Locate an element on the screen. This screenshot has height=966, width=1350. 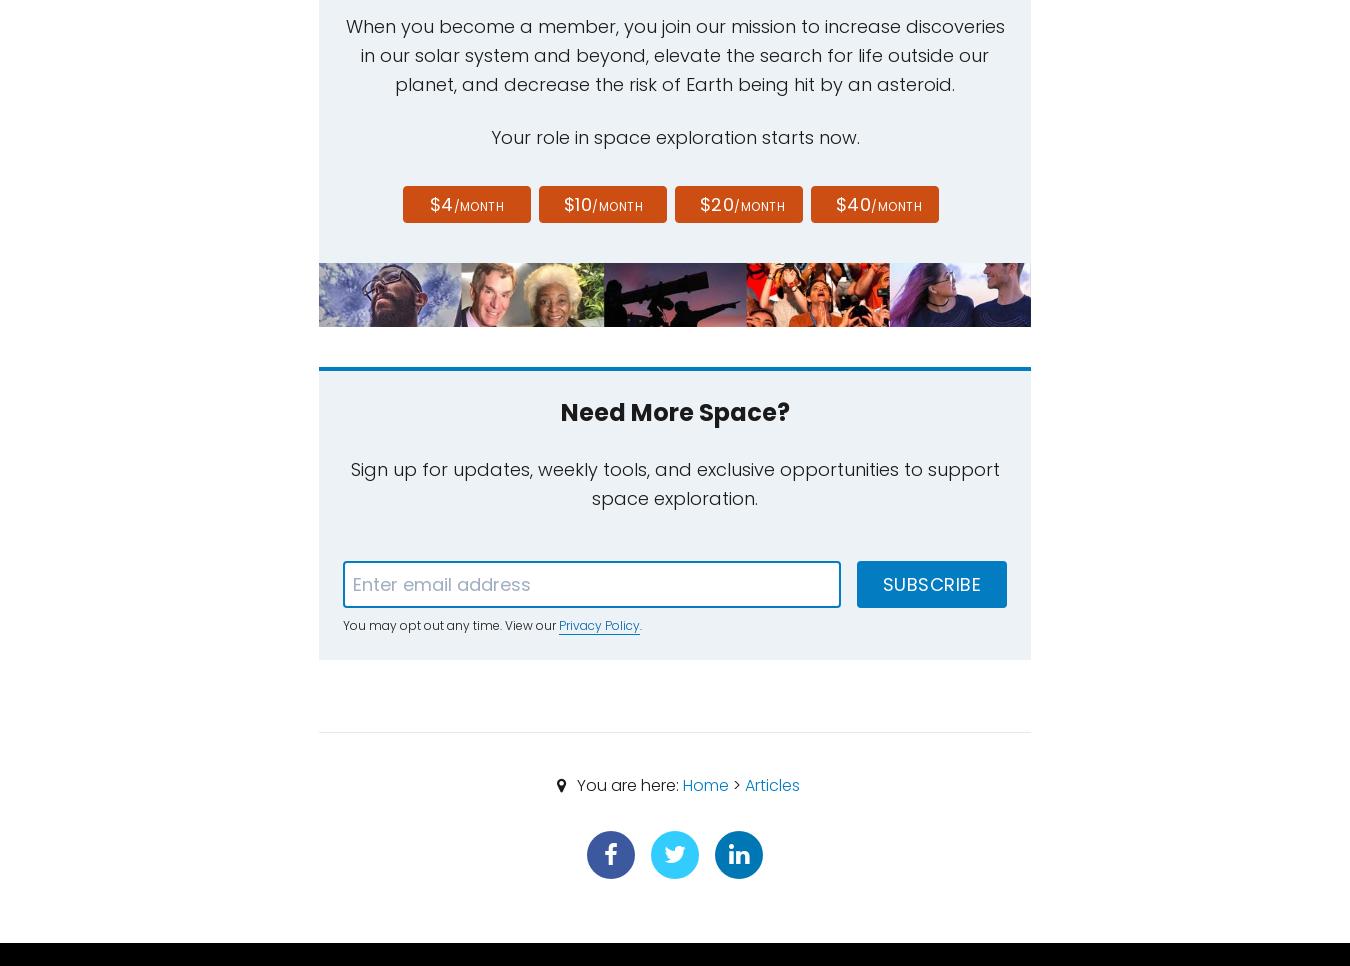
'.' is located at coordinates (640, 624).